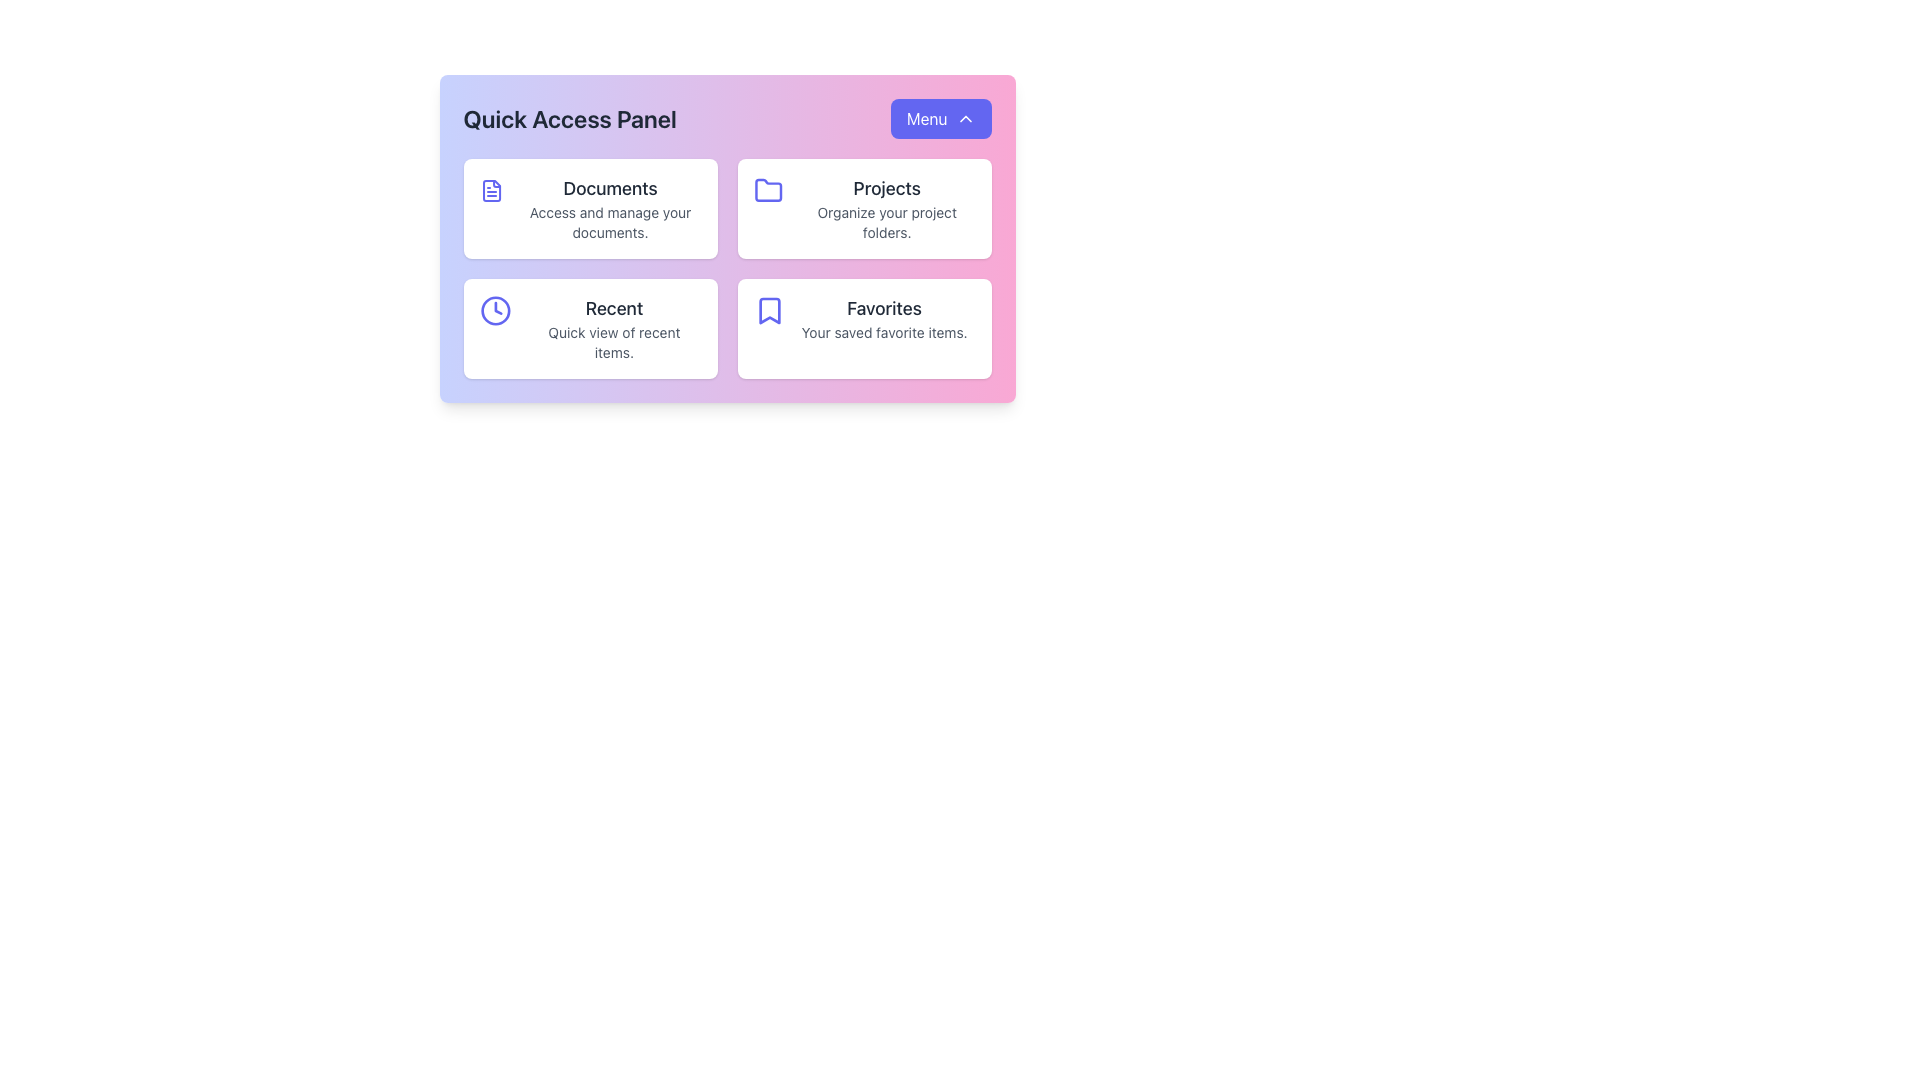  Describe the element at coordinates (495, 311) in the screenshot. I see `the 'Recent' icon in the Quick Access Panel` at that location.